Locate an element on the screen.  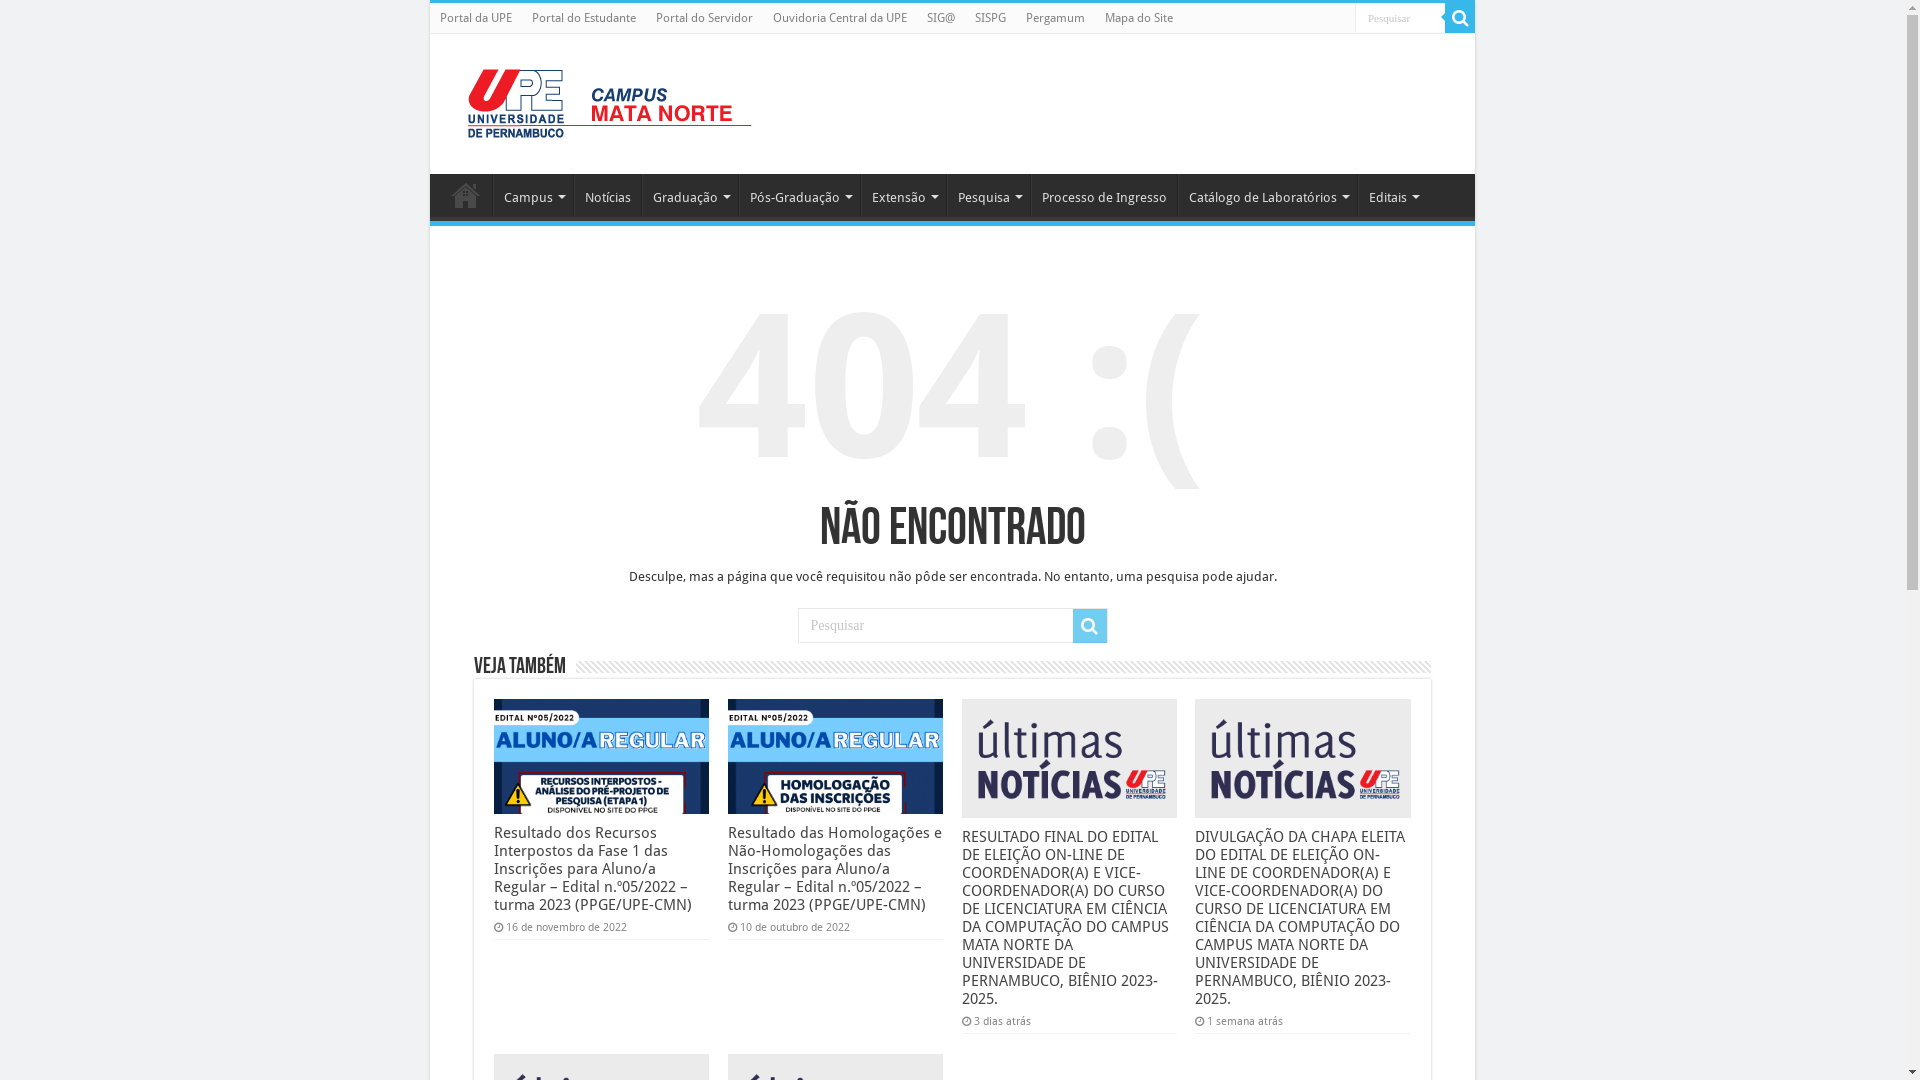
'Mapa do Site' is located at coordinates (1138, 18).